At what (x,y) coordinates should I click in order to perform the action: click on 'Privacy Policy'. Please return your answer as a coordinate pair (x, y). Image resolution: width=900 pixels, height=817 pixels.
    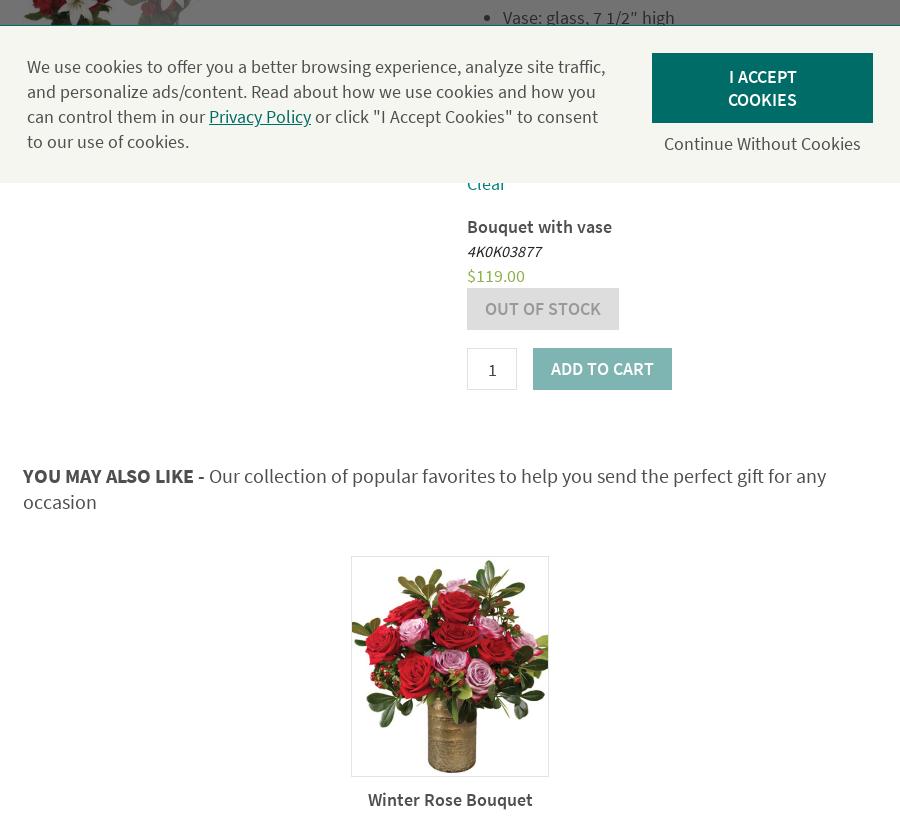
    Looking at the image, I should click on (259, 116).